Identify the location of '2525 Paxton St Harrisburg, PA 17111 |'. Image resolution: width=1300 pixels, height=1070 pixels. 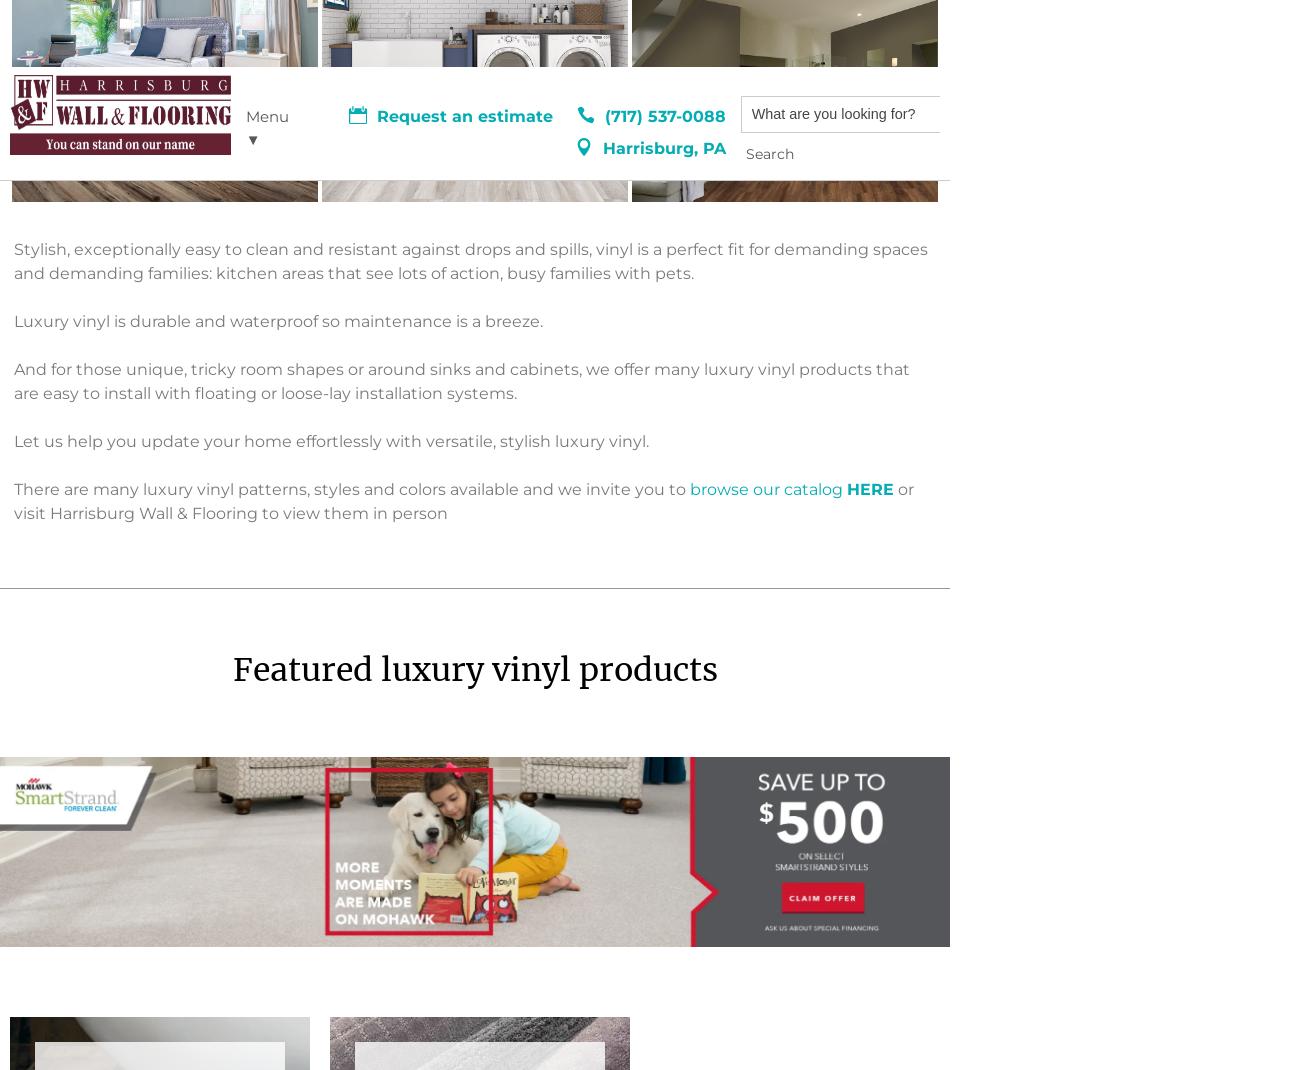
(155, 648).